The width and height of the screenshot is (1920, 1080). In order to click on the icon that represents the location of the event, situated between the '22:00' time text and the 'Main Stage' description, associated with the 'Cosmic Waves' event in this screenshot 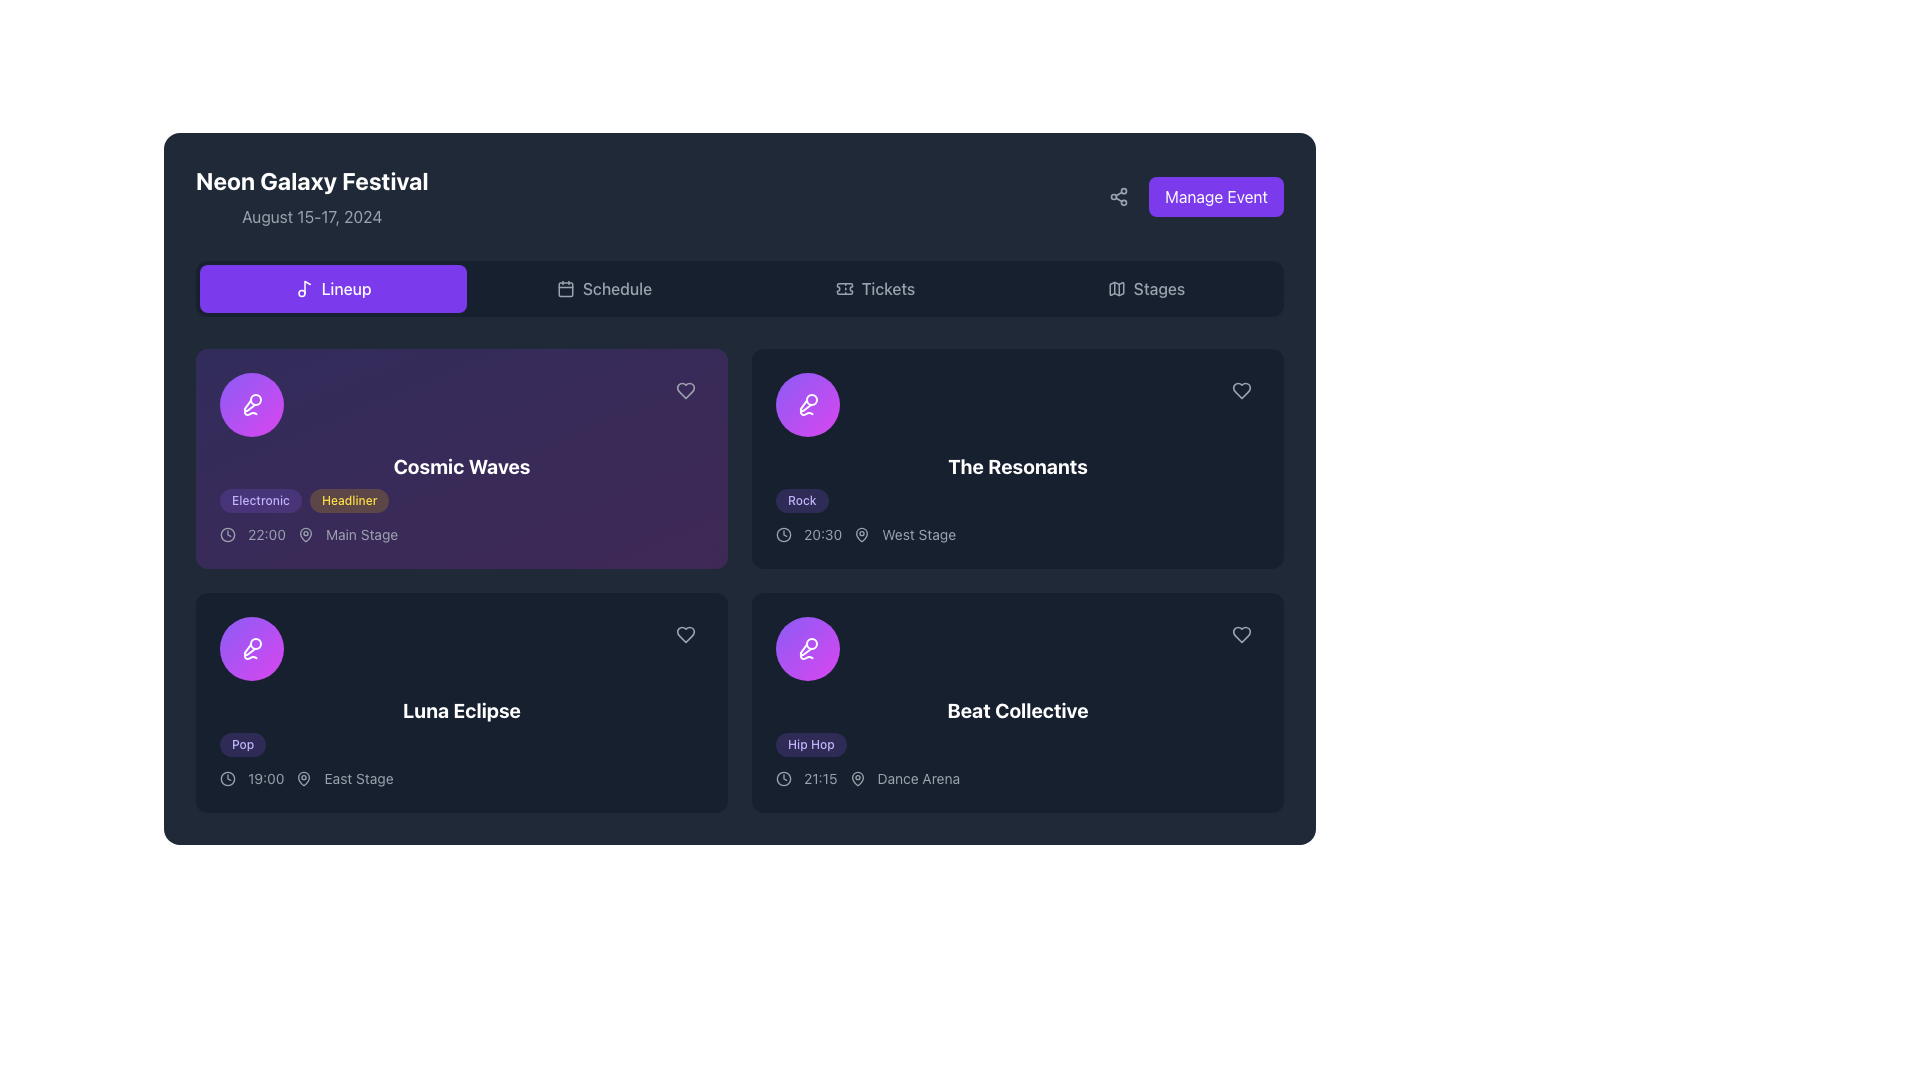, I will do `click(304, 534)`.